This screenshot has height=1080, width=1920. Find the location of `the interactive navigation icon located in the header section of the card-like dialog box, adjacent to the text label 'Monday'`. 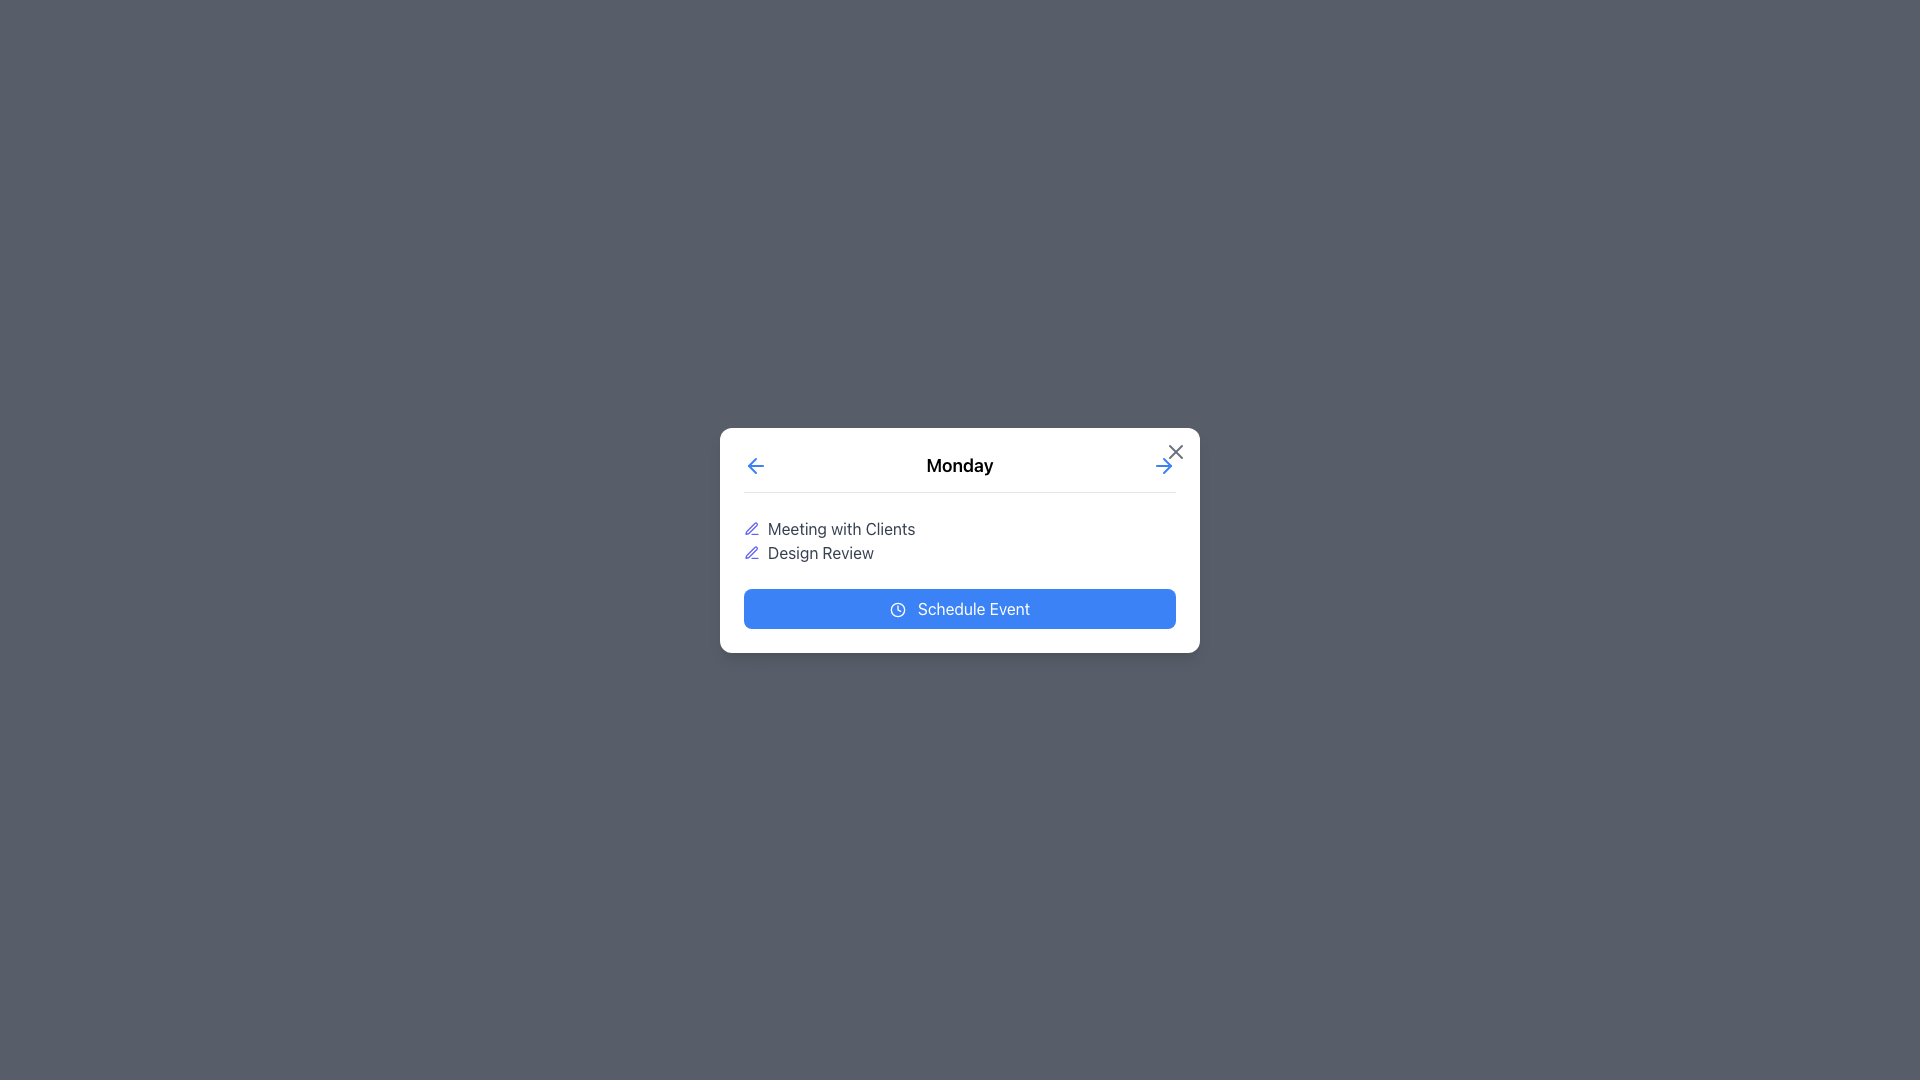

the interactive navigation icon located in the header section of the card-like dialog box, adjacent to the text label 'Monday' is located at coordinates (1163, 465).